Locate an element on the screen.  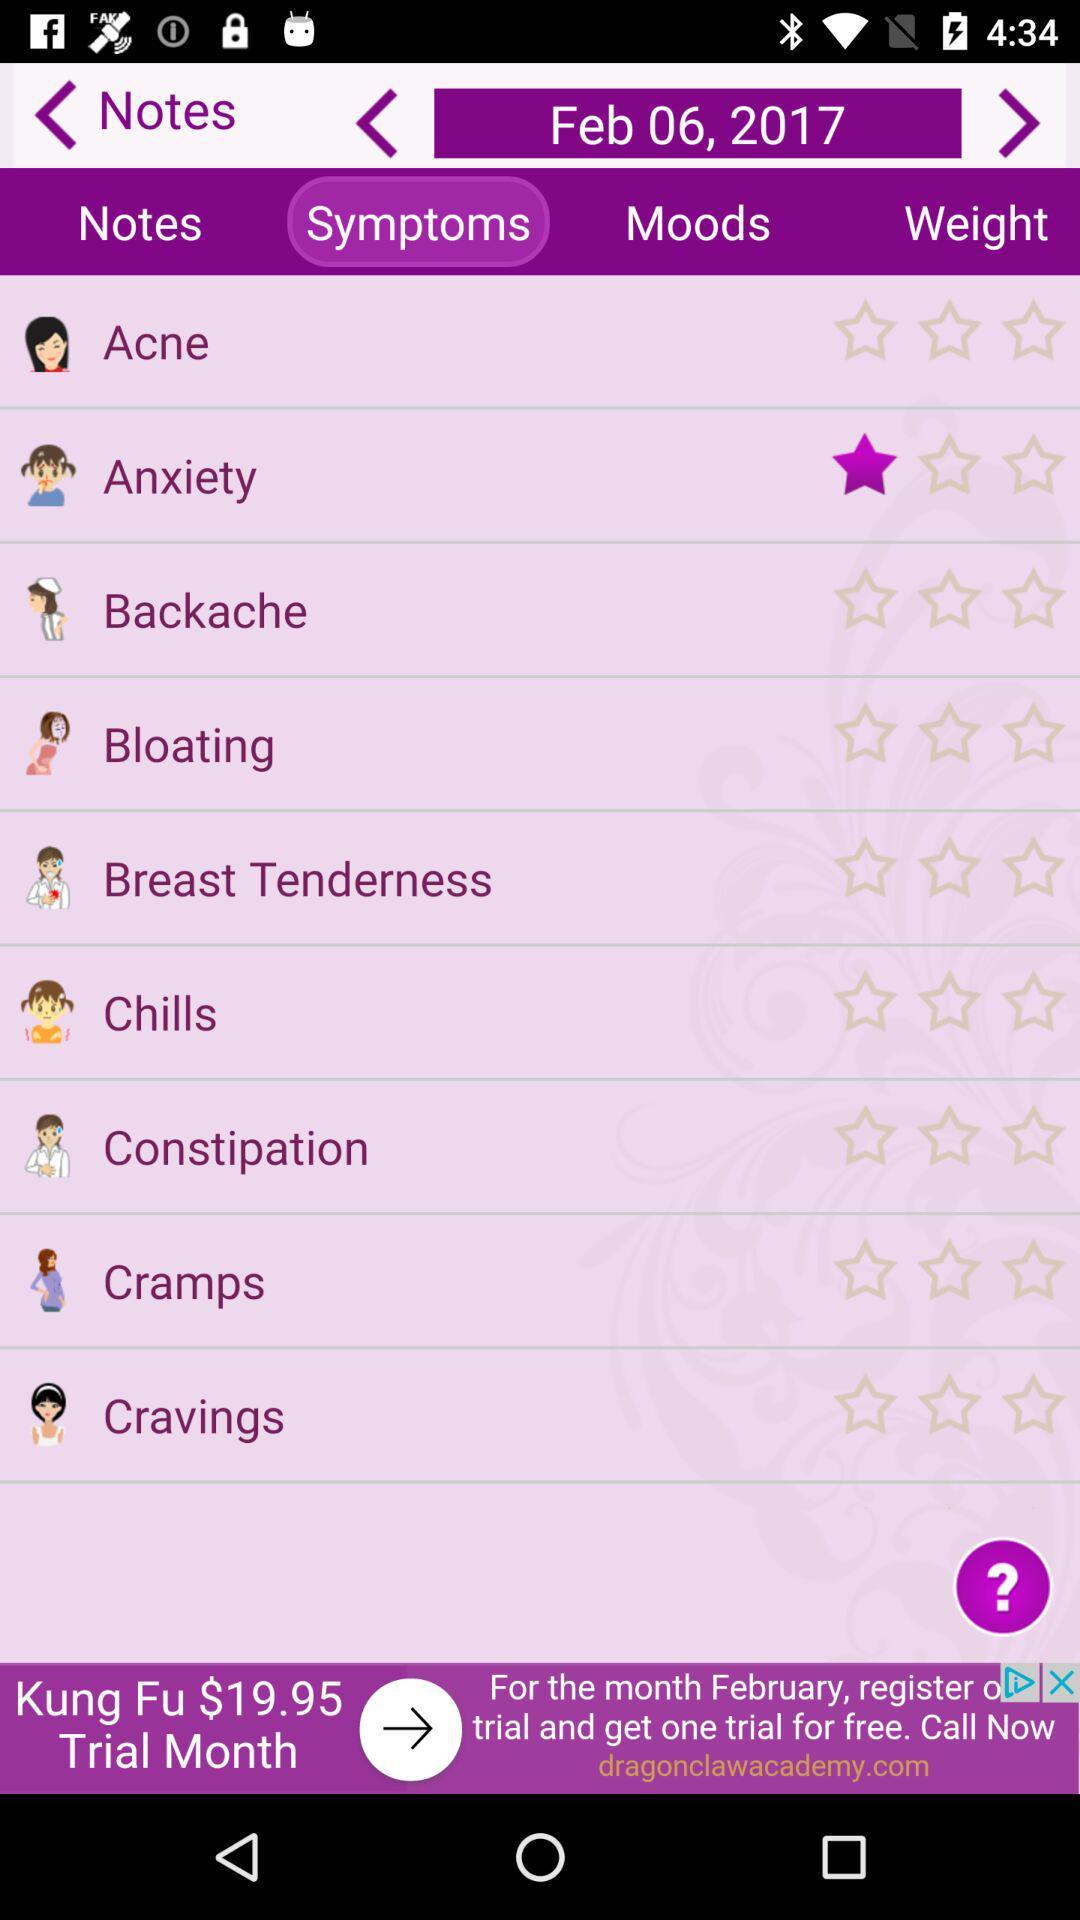
banner advertisement is located at coordinates (540, 1727).